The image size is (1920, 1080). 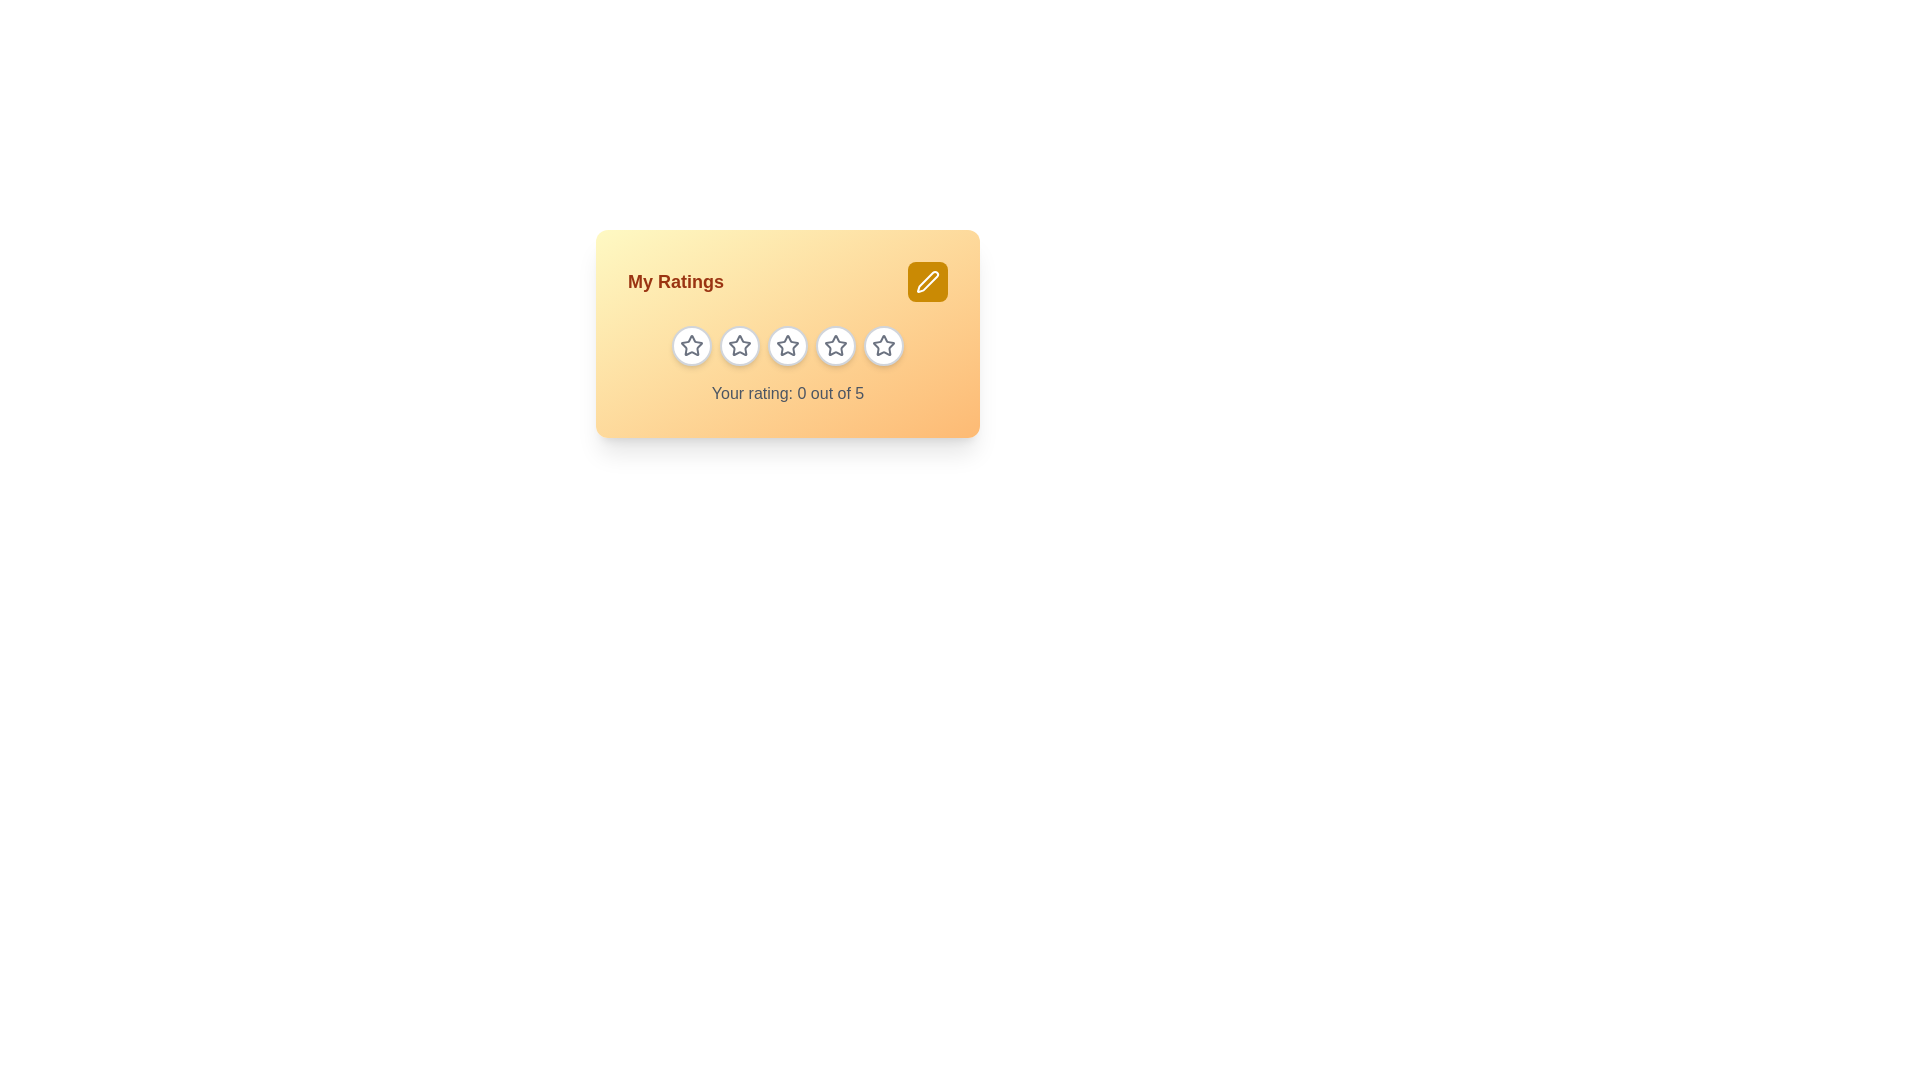 What do you see at coordinates (786, 344) in the screenshot?
I see `the third star icon in the 5-star rating system` at bounding box center [786, 344].